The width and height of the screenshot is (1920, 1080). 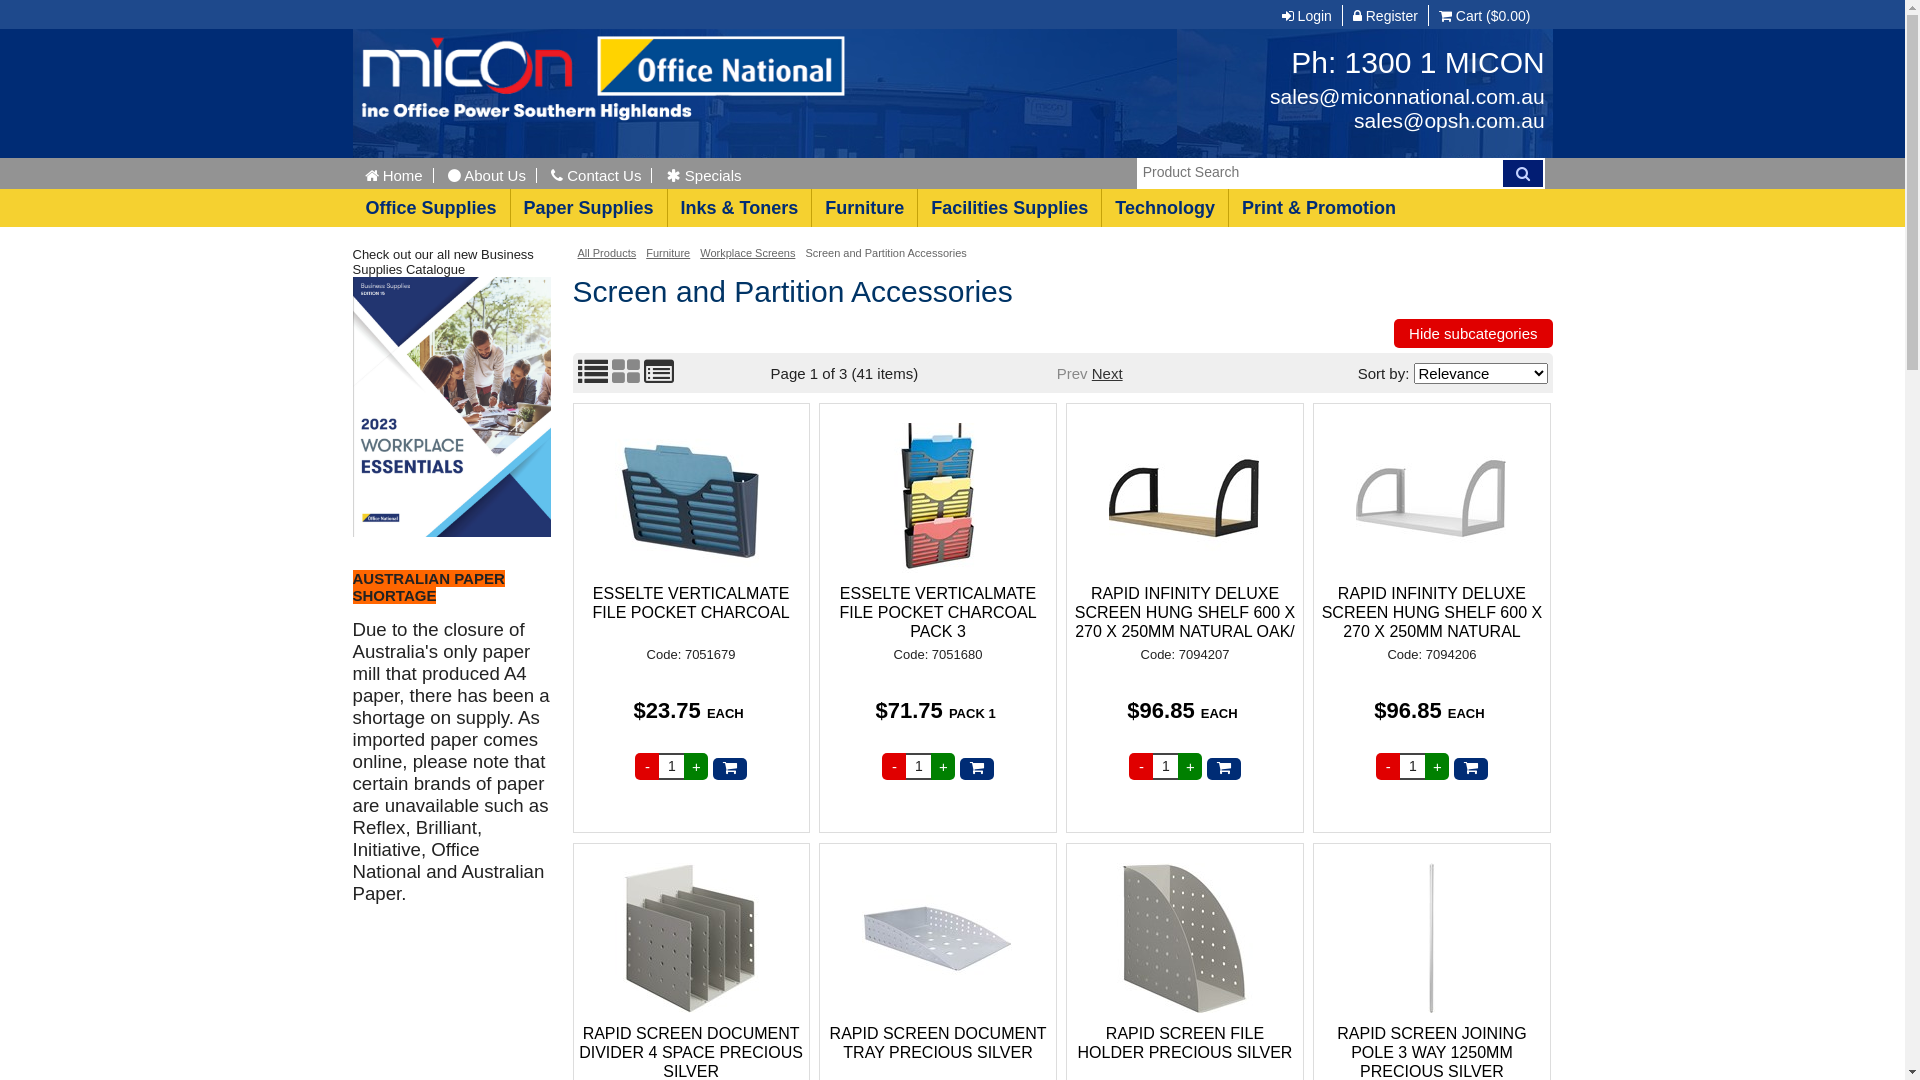 I want to click on 'Technology', so click(x=1164, y=208).